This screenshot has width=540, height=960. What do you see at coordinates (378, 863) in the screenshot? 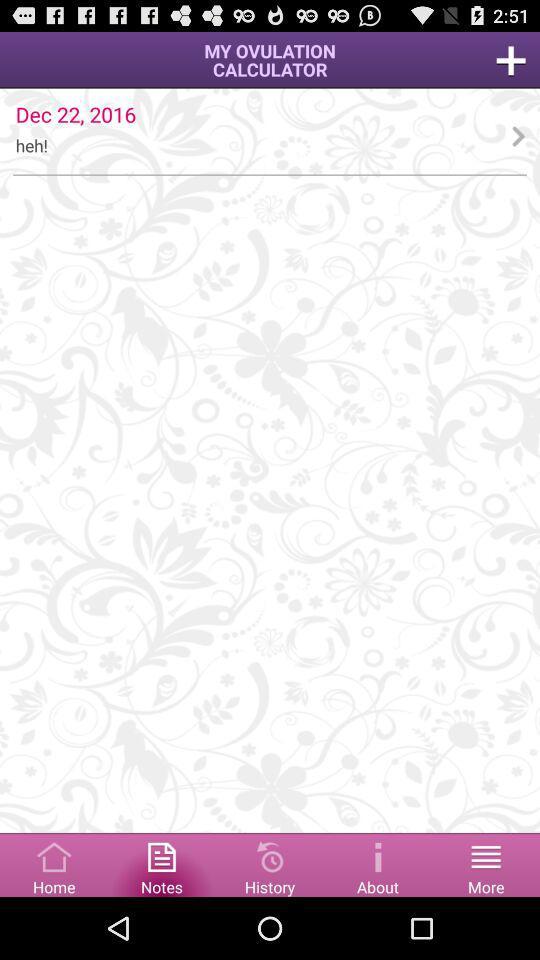
I see `about` at bounding box center [378, 863].